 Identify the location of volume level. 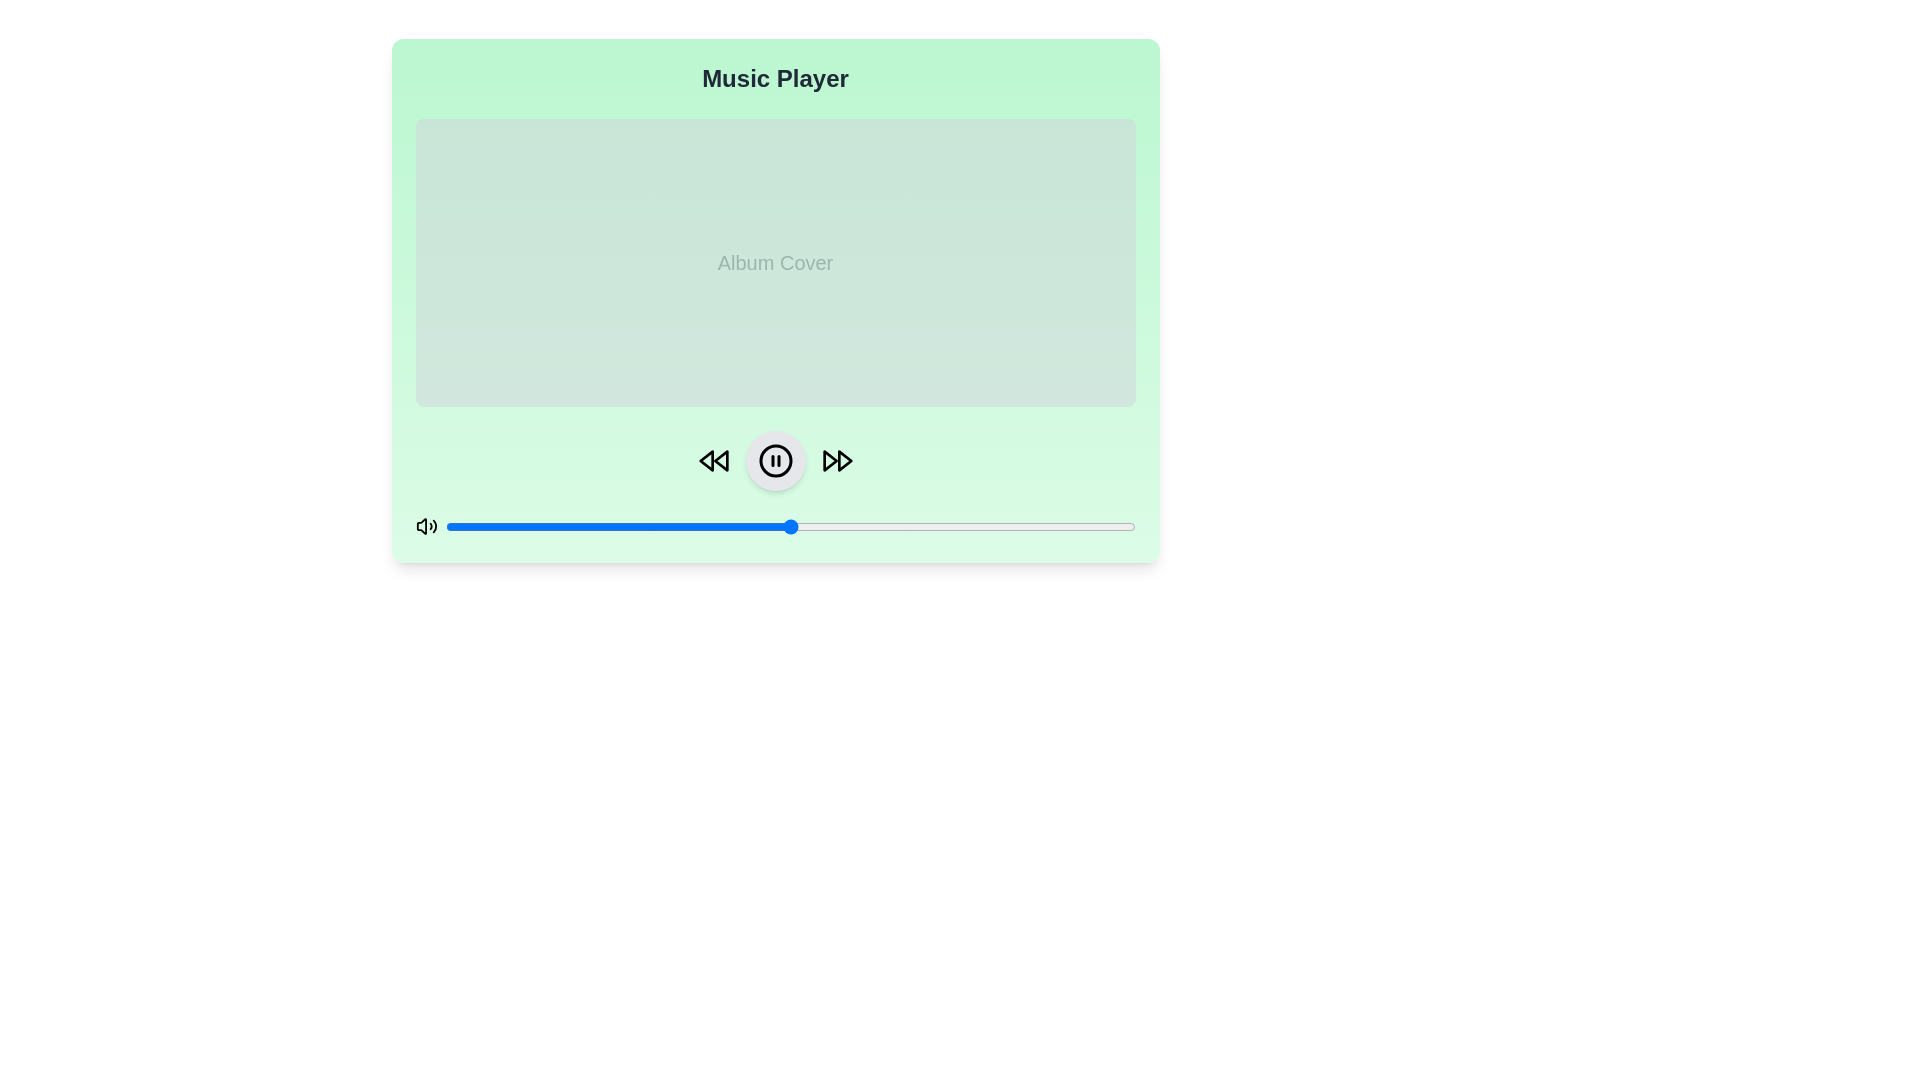
(1106, 526).